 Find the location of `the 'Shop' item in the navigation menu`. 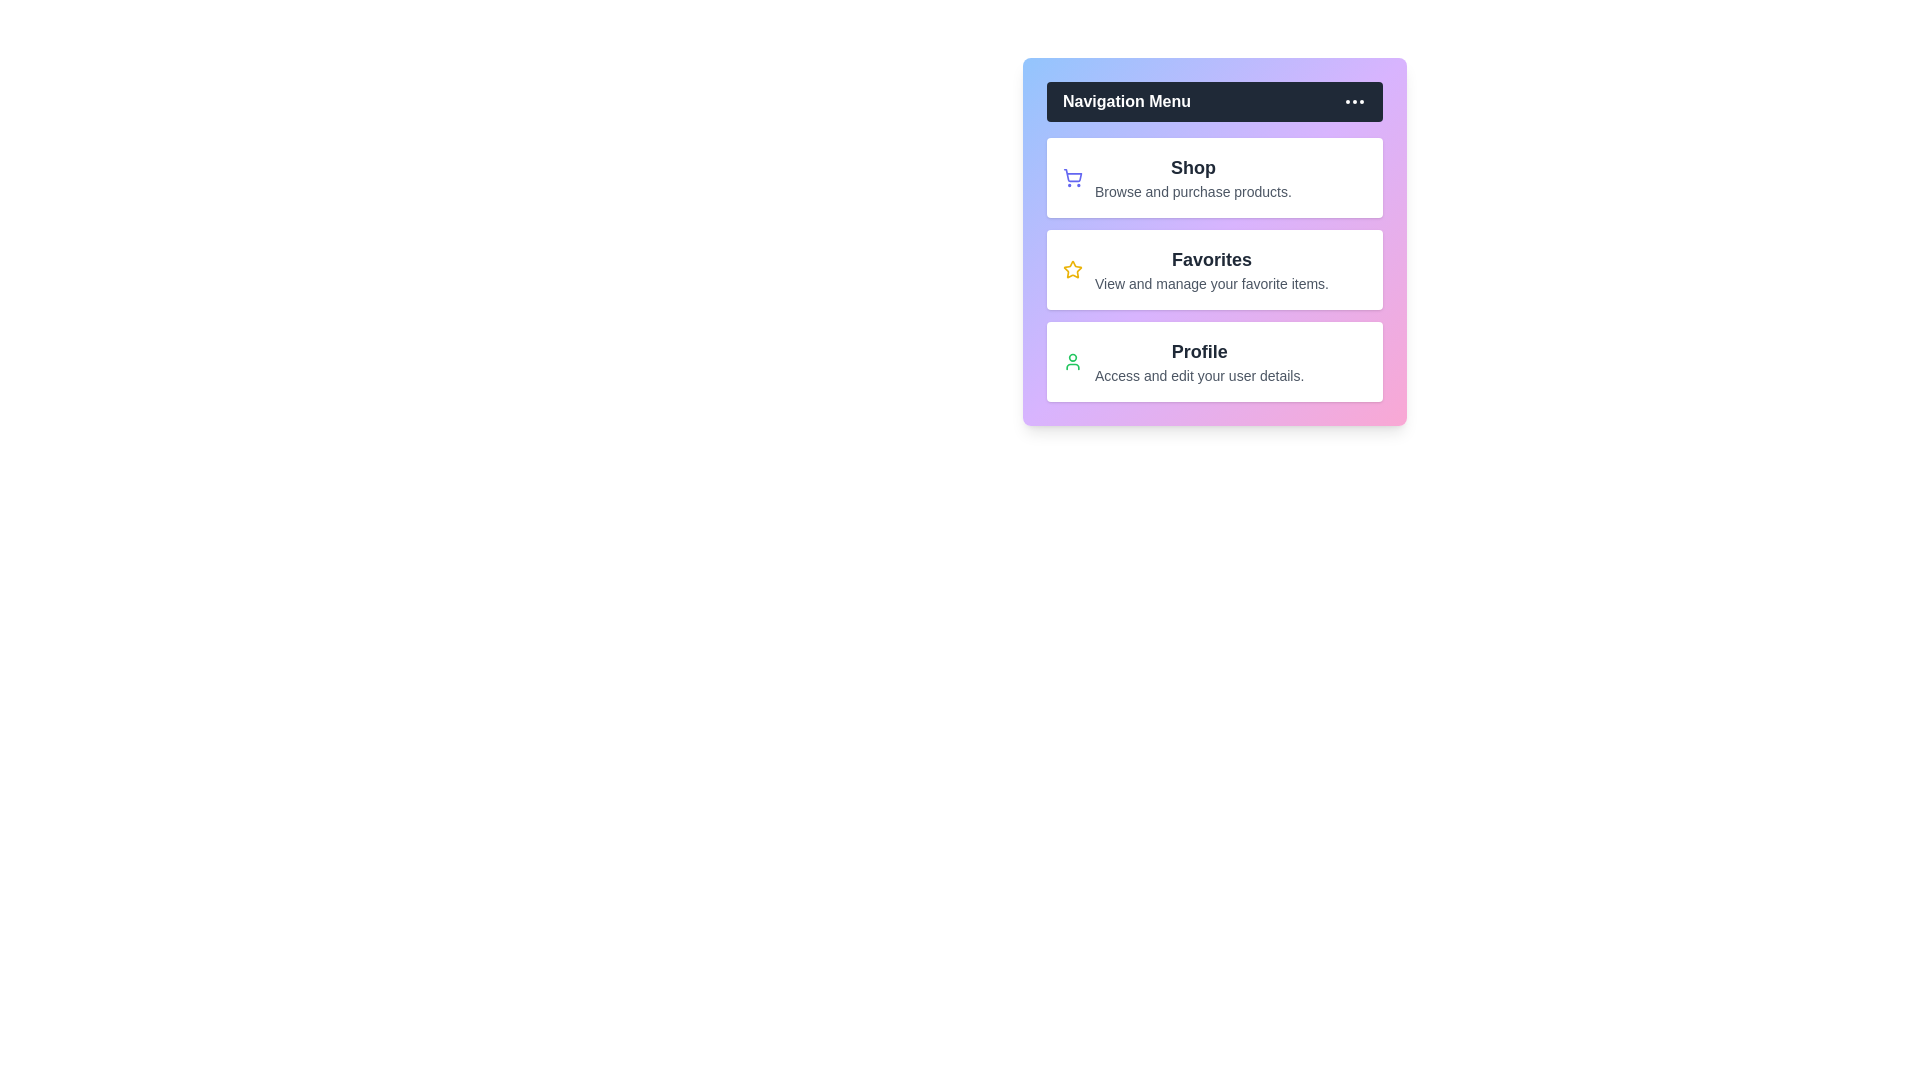

the 'Shop' item in the navigation menu is located at coordinates (1193, 167).